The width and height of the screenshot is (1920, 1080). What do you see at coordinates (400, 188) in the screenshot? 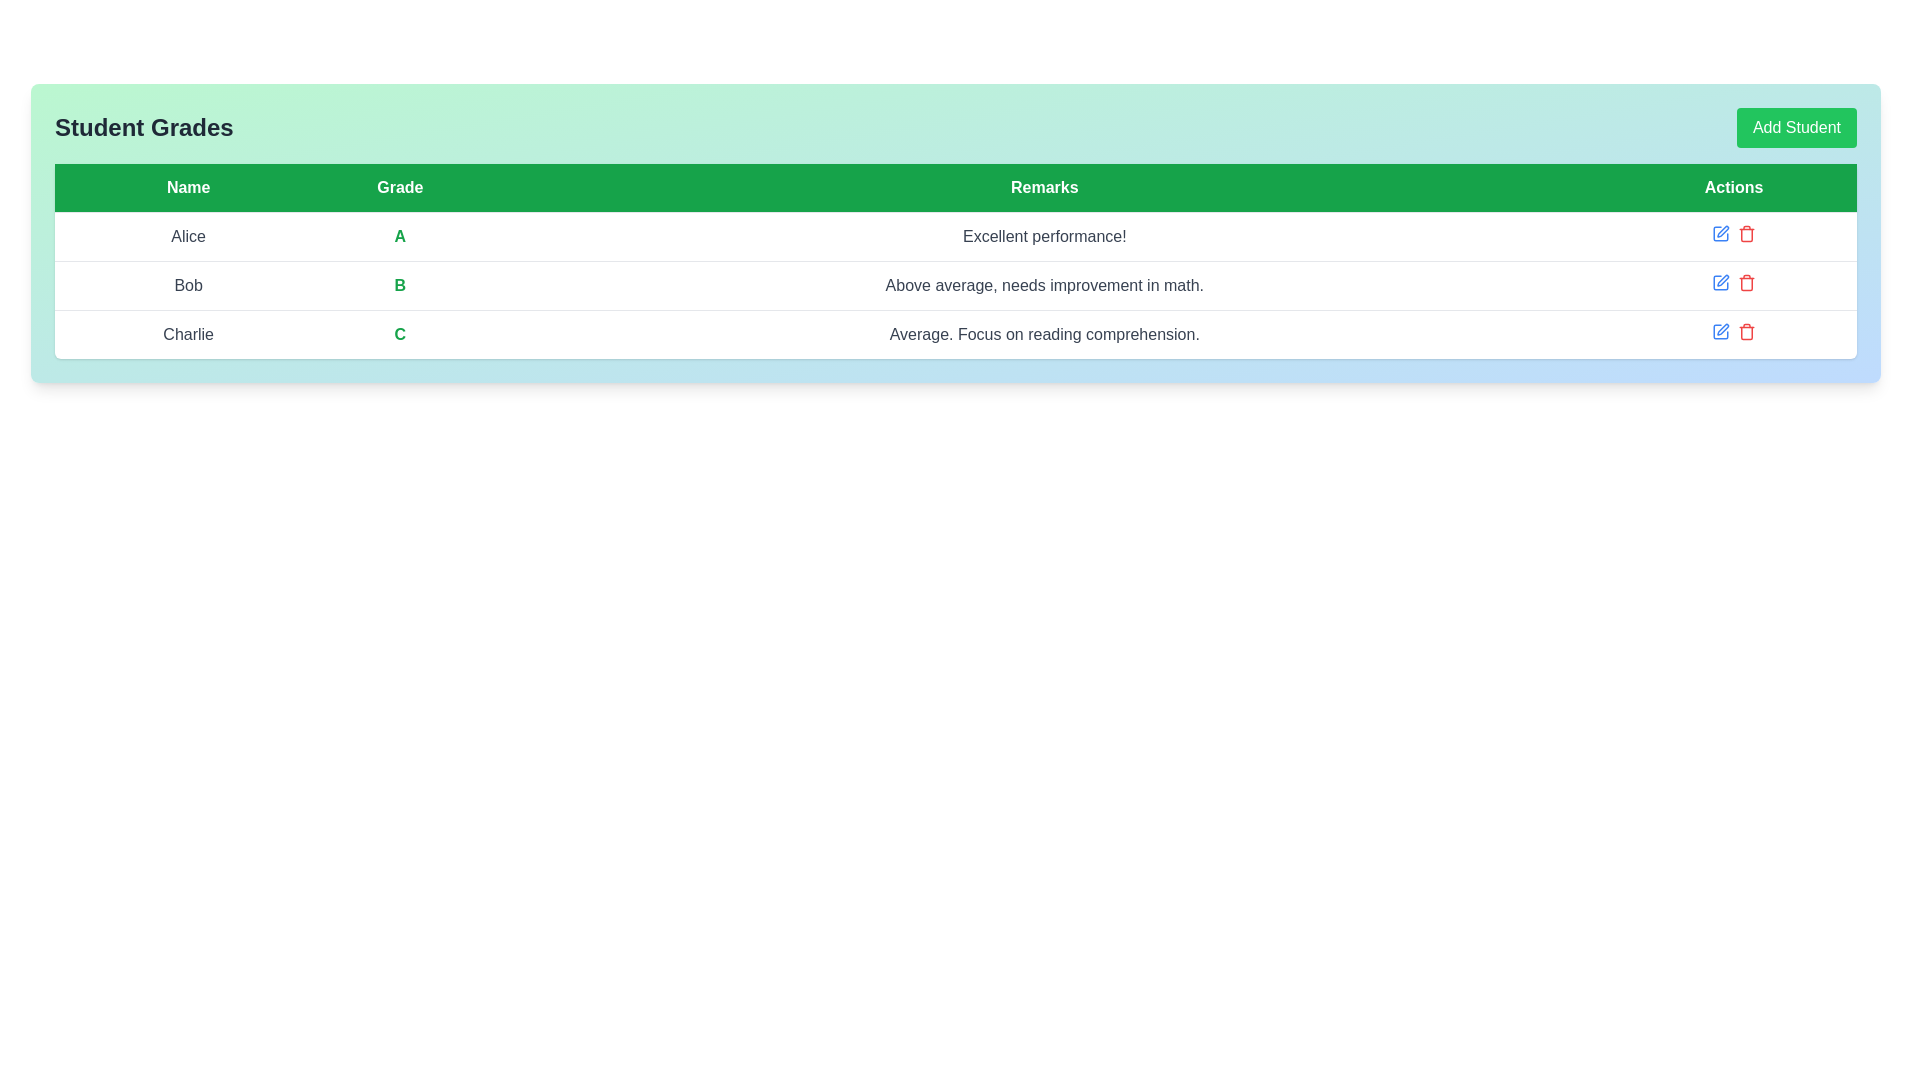
I see `the 'Grade' column header in the table, which is the second column header positioned between 'Name' and 'Remarks'` at bounding box center [400, 188].